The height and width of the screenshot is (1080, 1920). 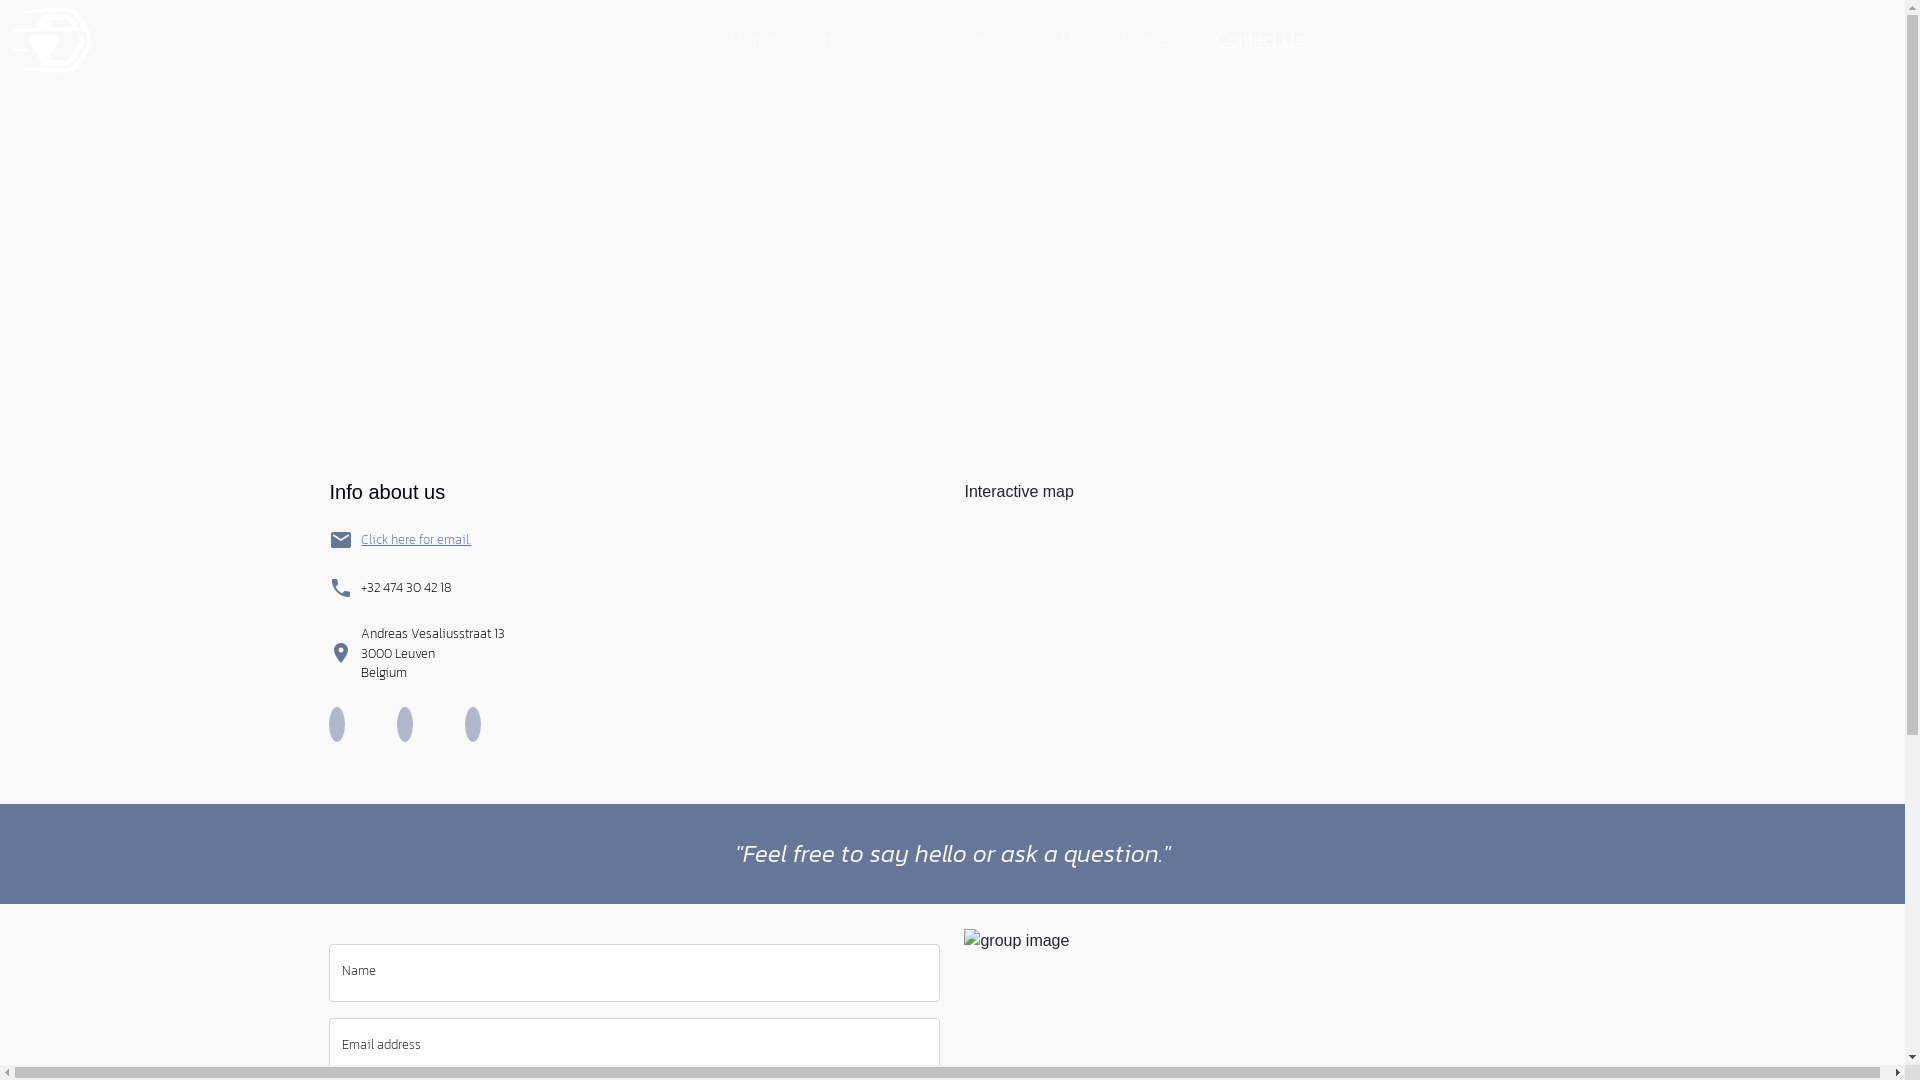 I want to click on 'Partners', so click(x=1148, y=39).